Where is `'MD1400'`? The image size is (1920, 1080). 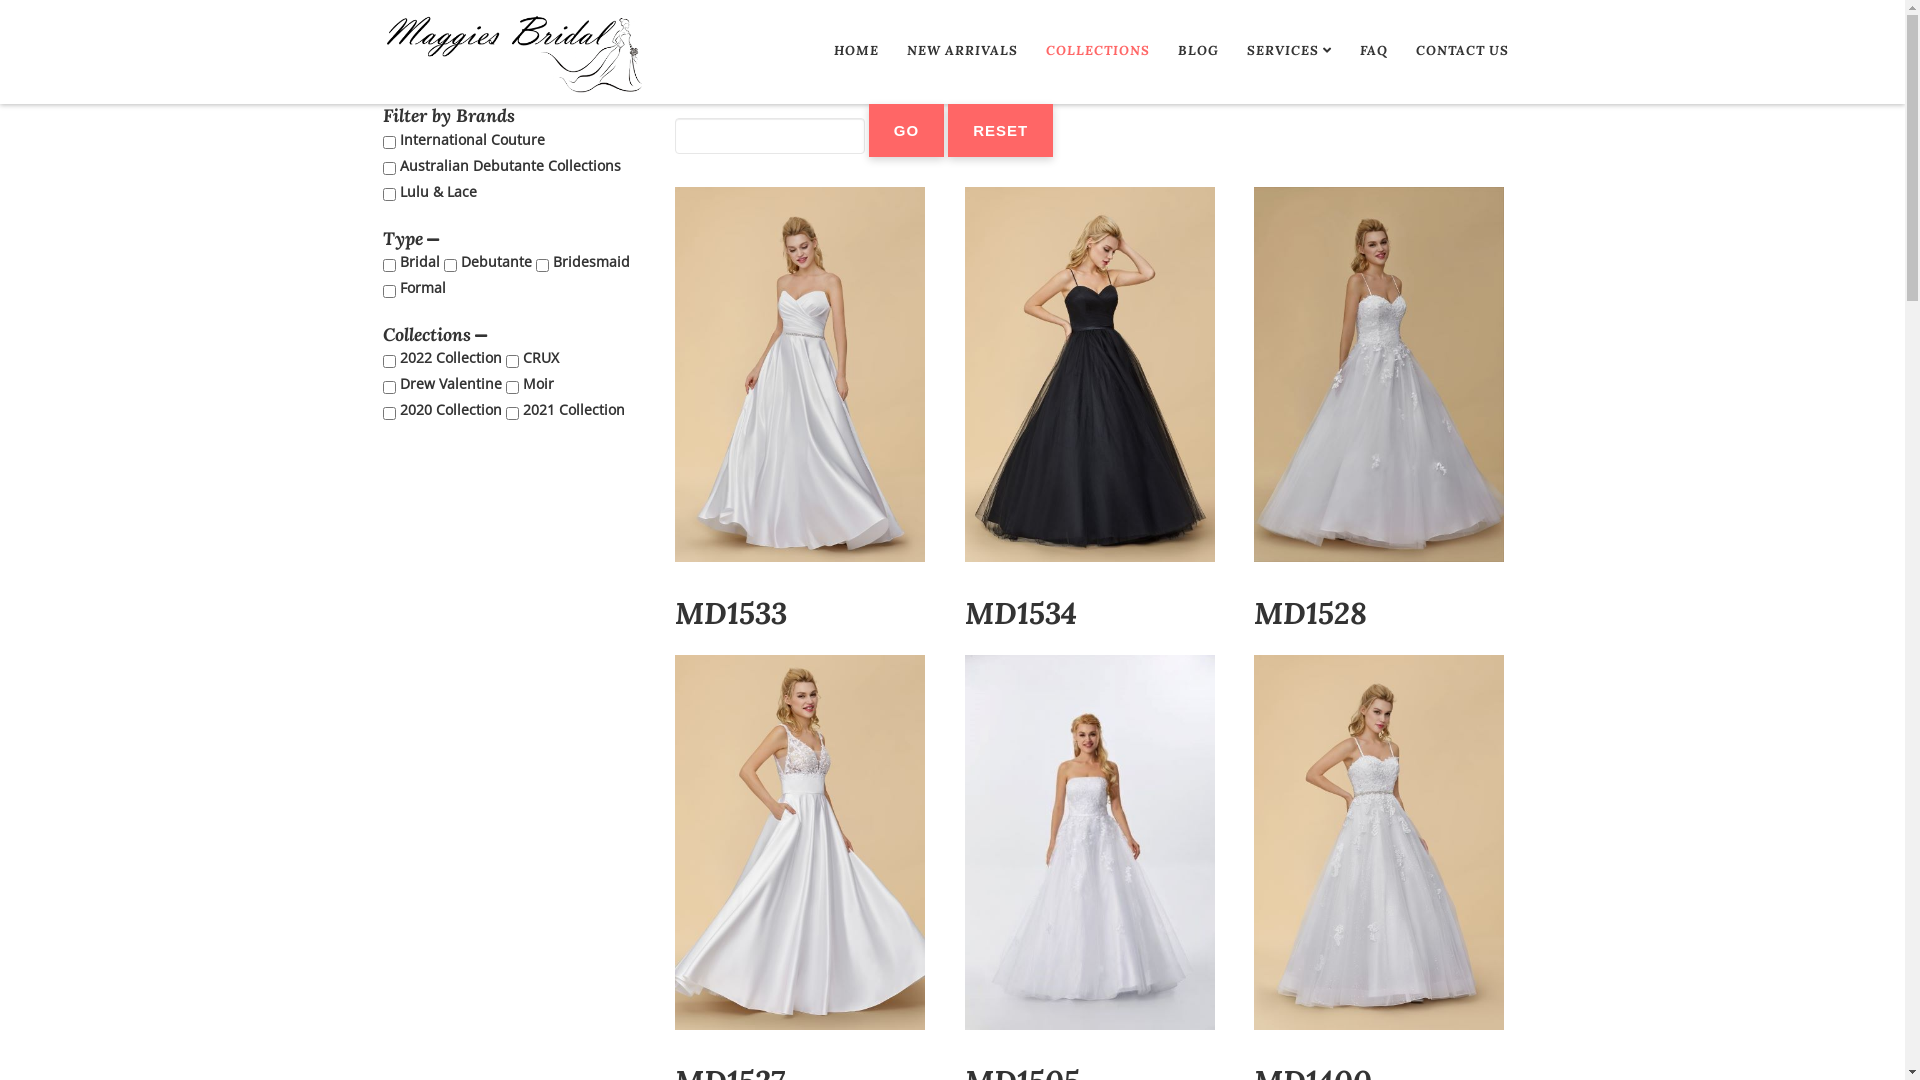 'MD1400' is located at coordinates (1377, 842).